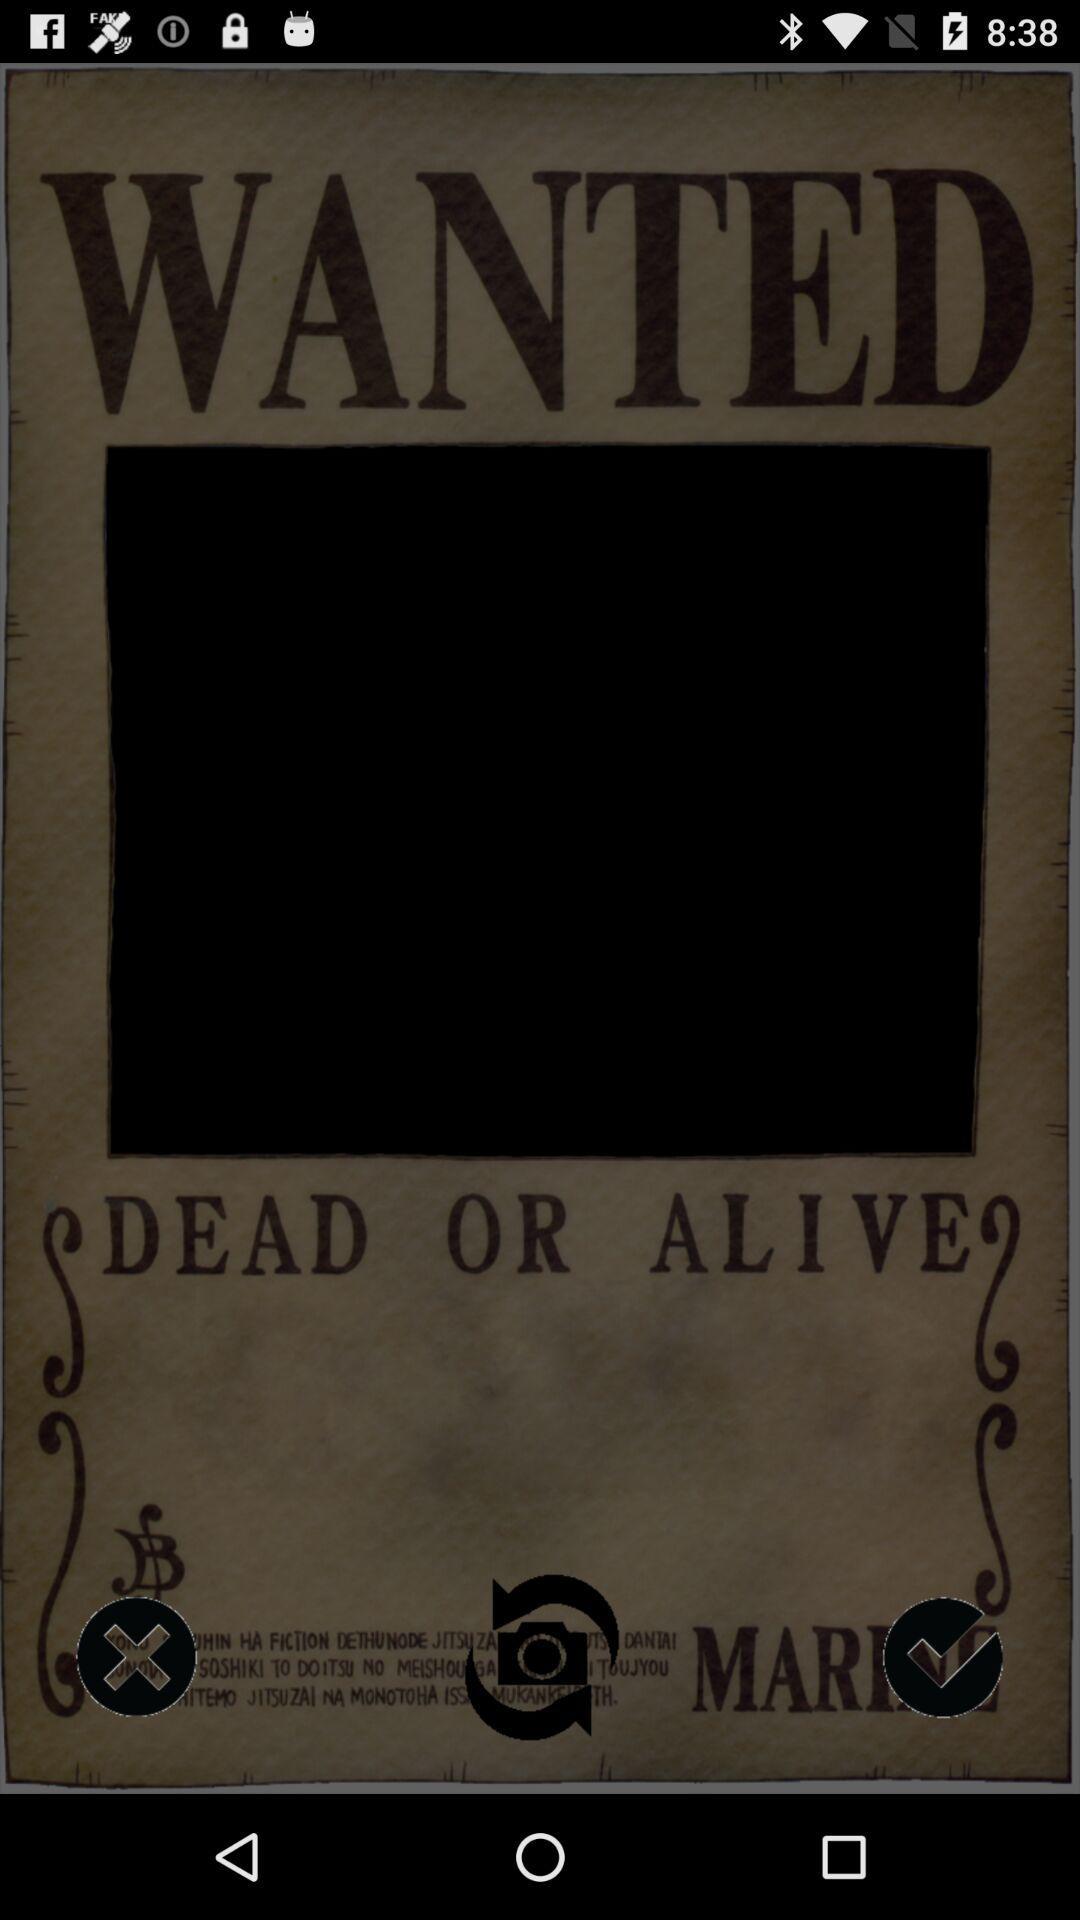  I want to click on icon at the bottom, so click(540, 1657).